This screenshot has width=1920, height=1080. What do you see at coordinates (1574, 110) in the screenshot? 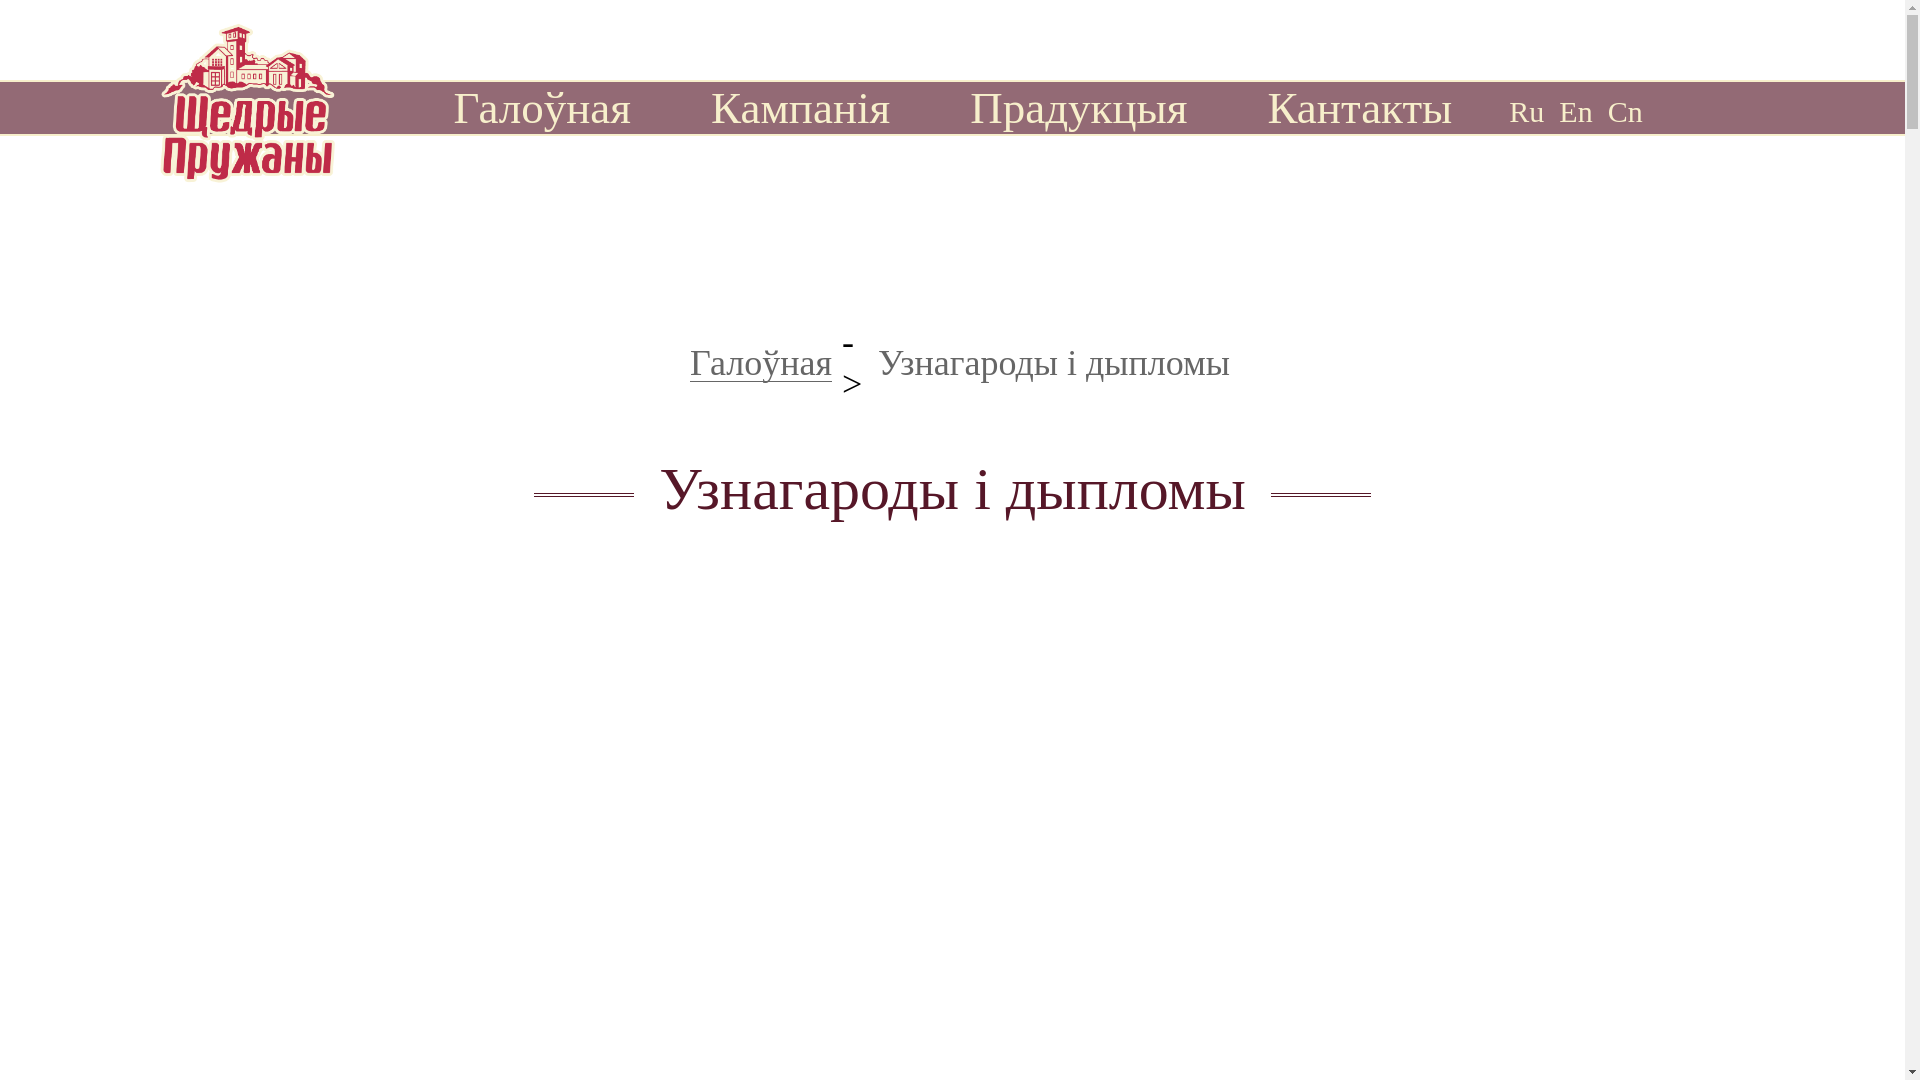
I see `'En'` at bounding box center [1574, 110].